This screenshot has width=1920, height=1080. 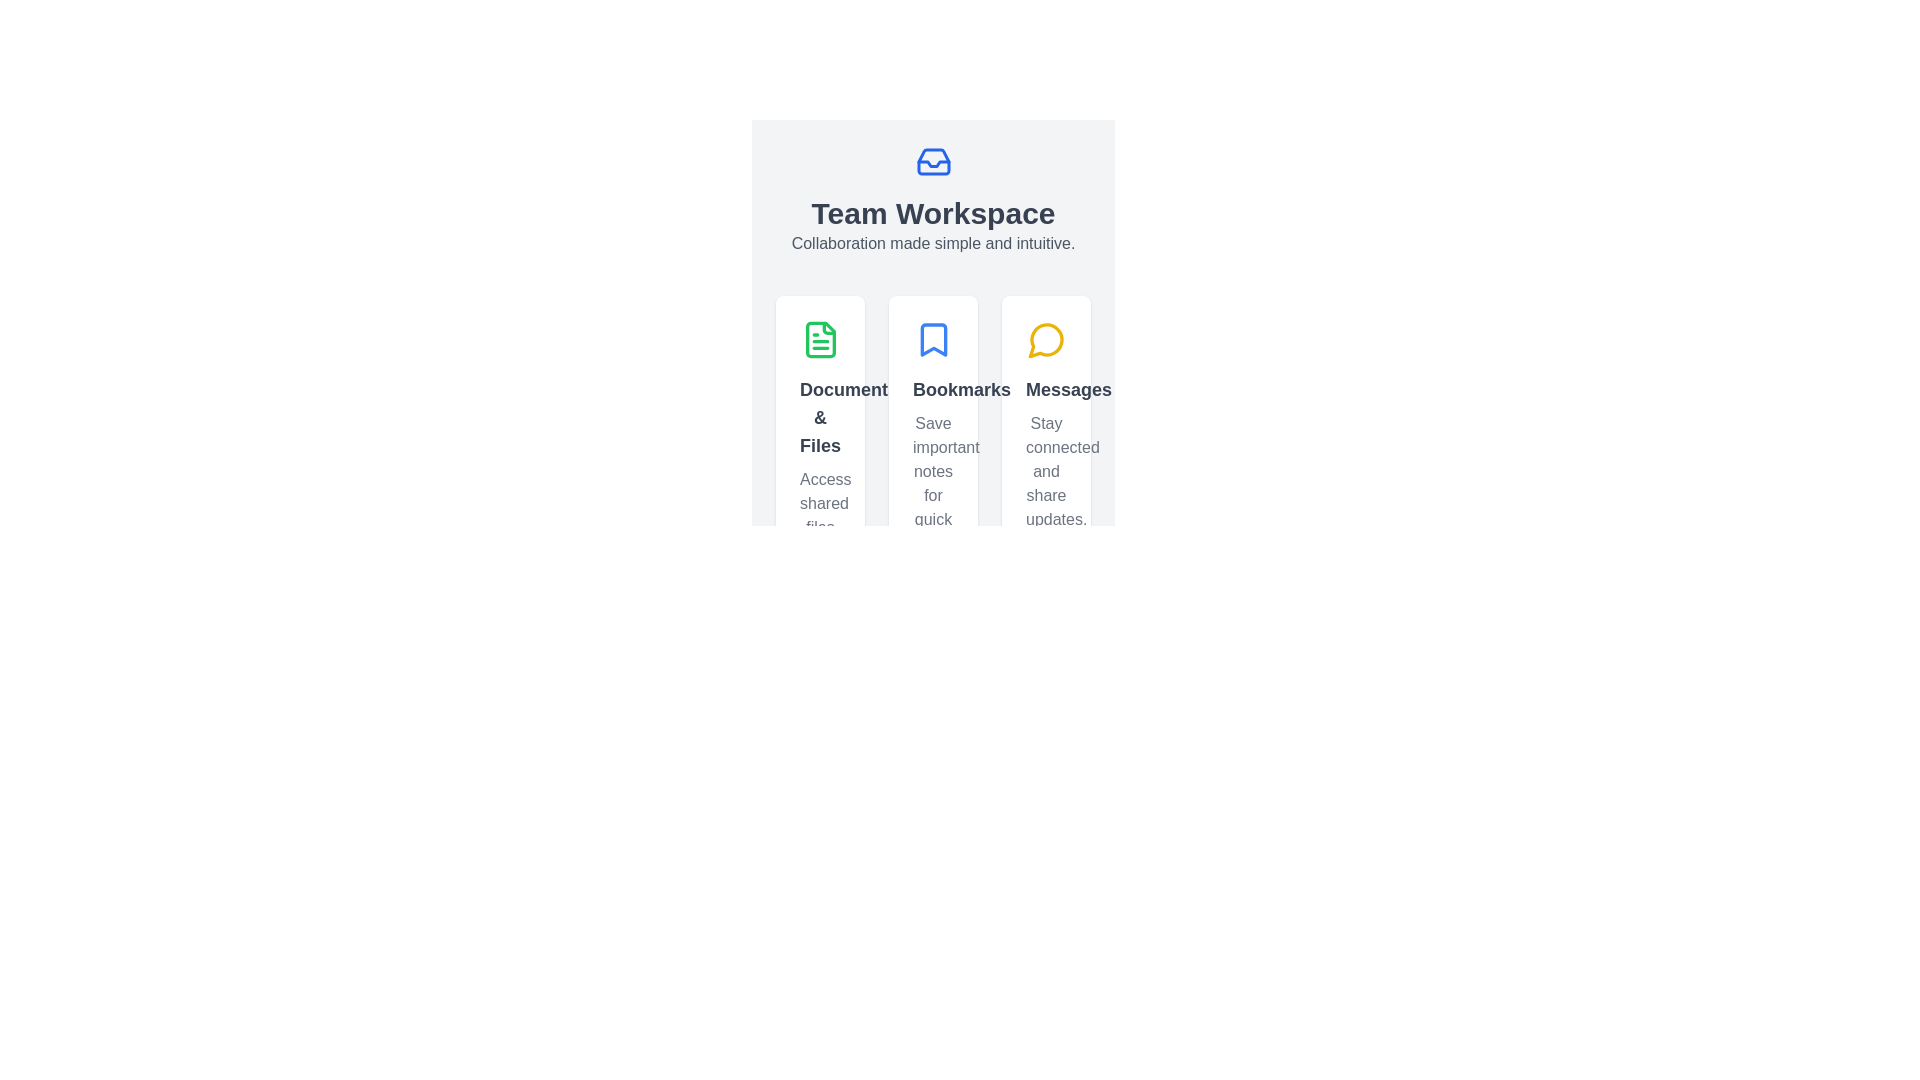 I want to click on the green icon resembling a file with text lines and a folded corner, located in the 'Document & Files' section, which is the first icon in the row of options, so click(x=820, y=338).